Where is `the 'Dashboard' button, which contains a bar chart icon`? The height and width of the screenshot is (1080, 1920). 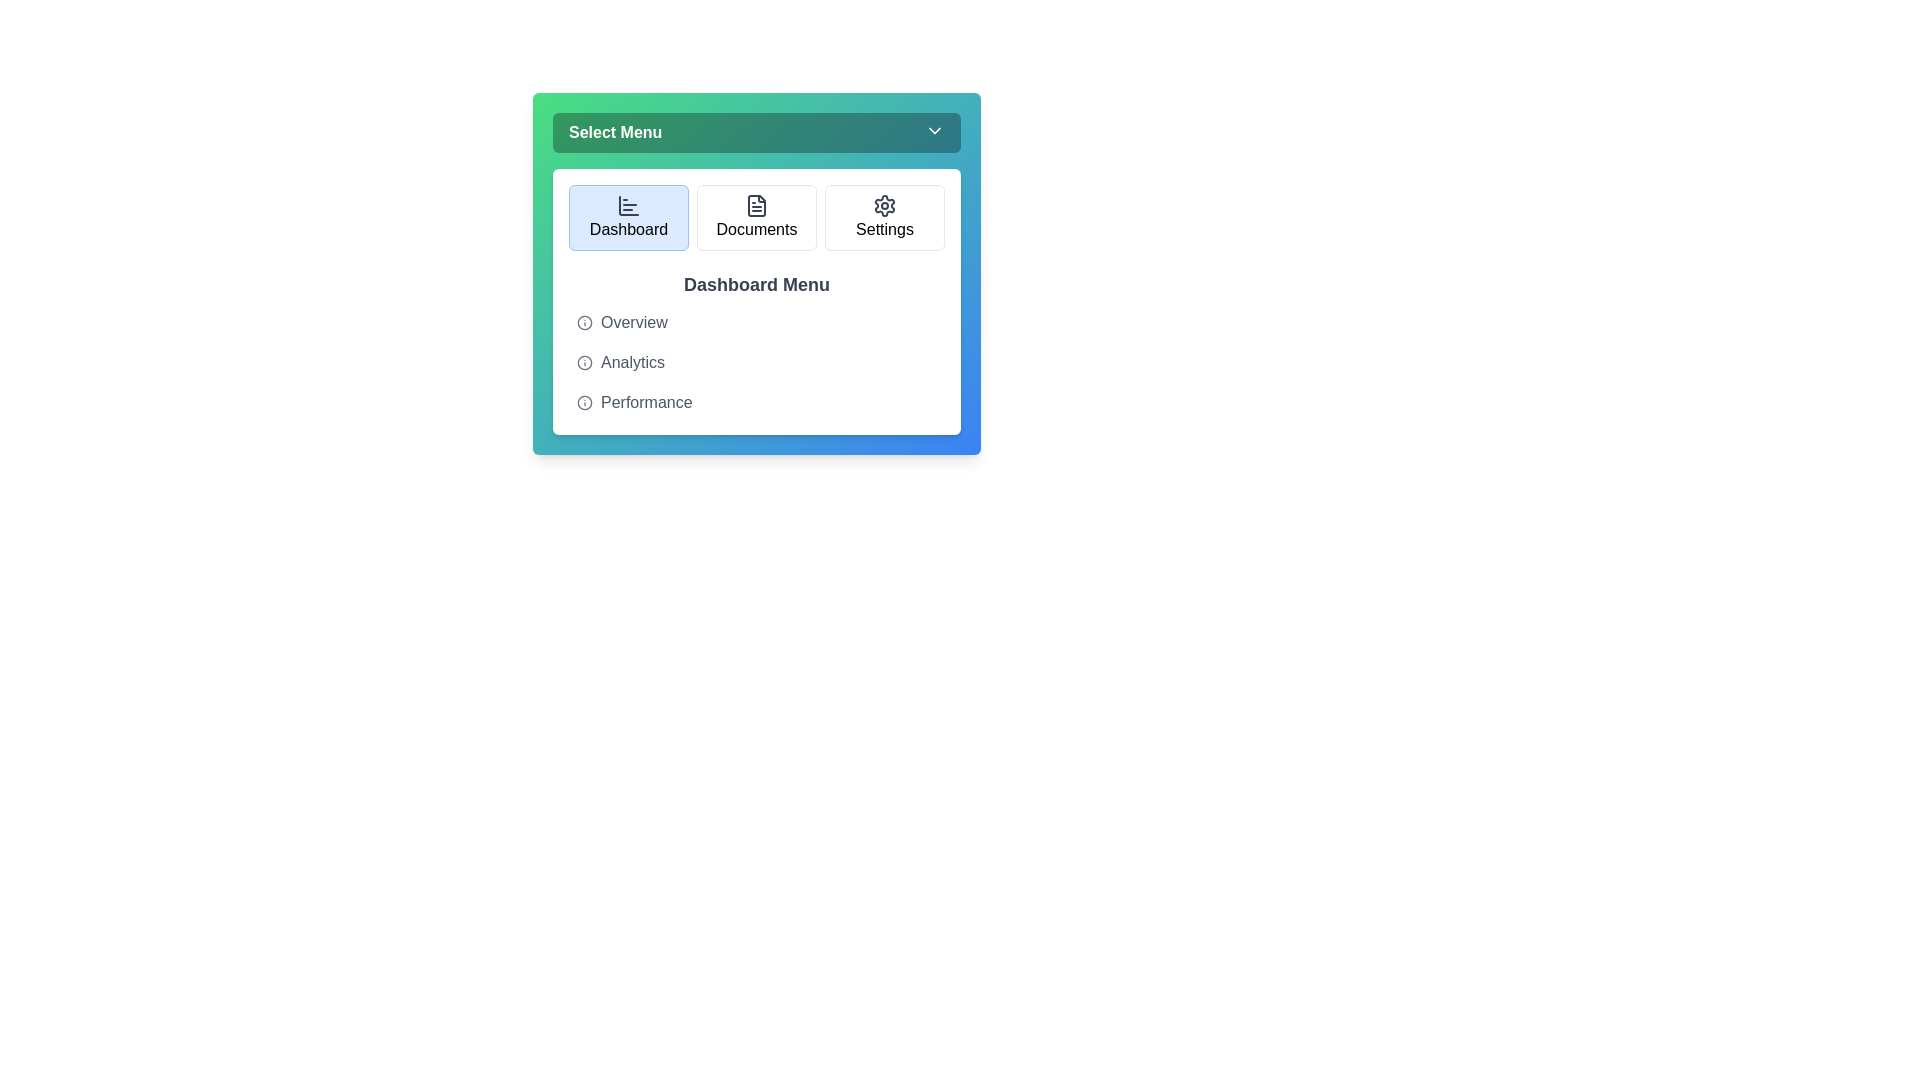
the 'Dashboard' button, which contains a bar chart icon is located at coordinates (627, 205).